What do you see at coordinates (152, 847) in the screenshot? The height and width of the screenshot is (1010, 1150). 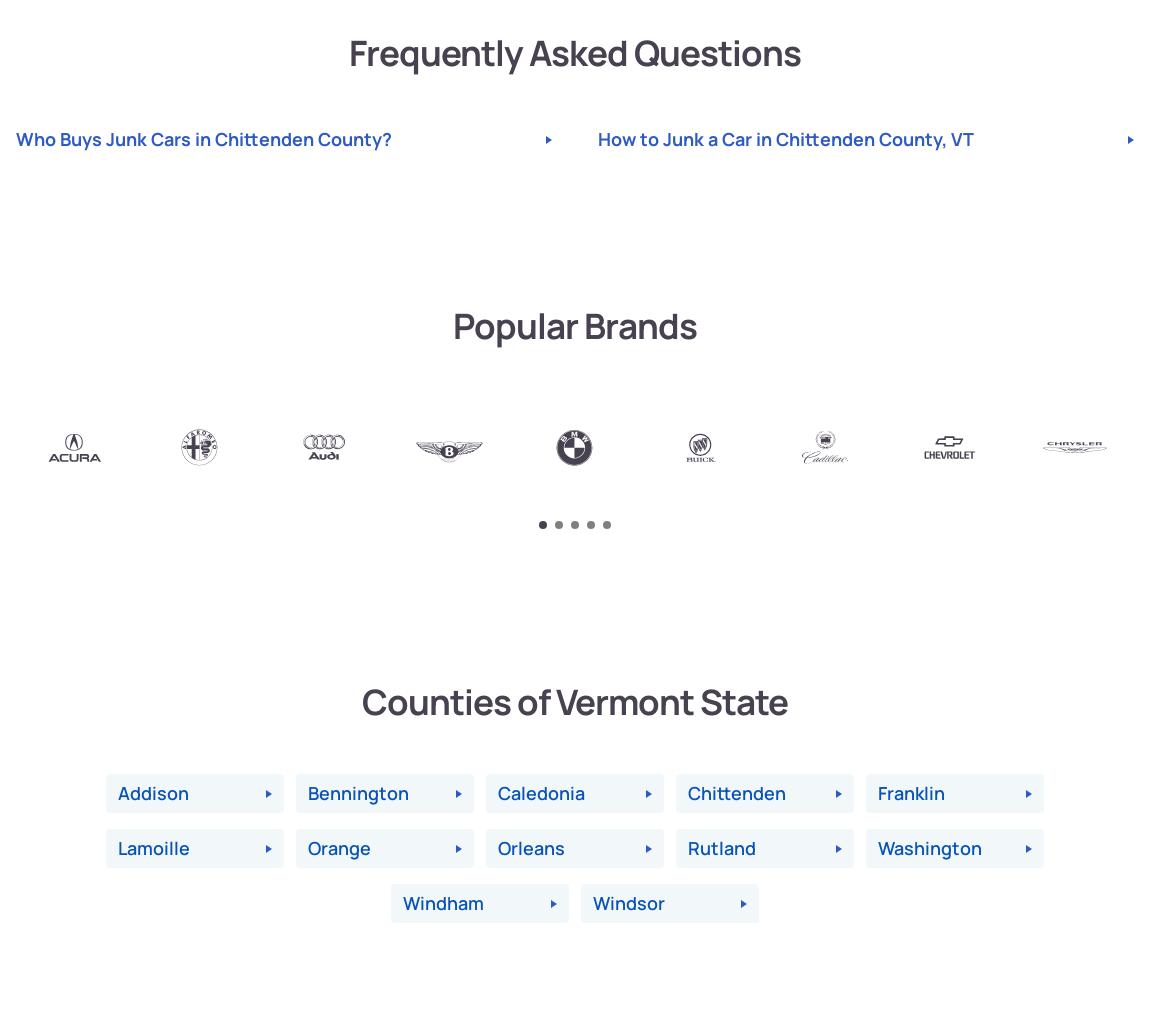 I see `'Lamoille'` at bounding box center [152, 847].